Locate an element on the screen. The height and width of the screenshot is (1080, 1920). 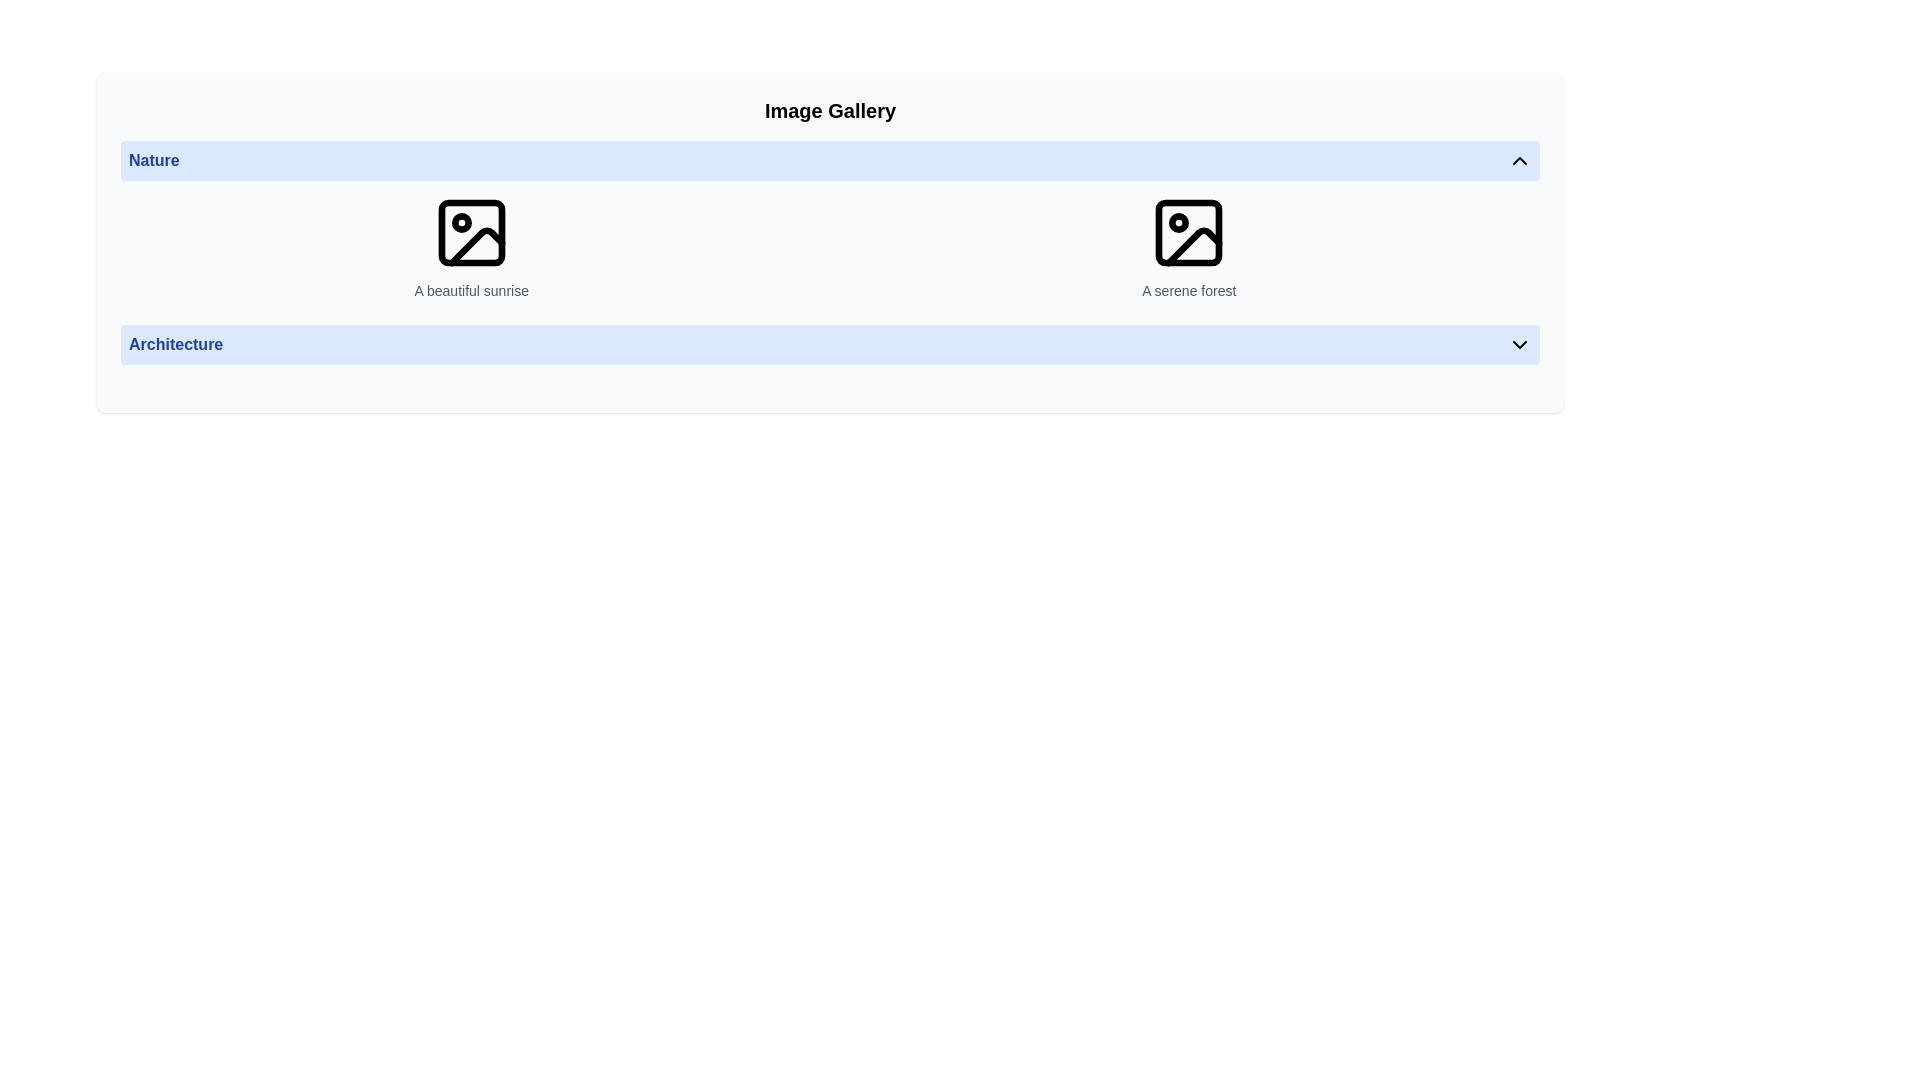
the small SVG circle element that represents a picture placeholder, located near the top-left corner of the image icon is located at coordinates (1179, 223).